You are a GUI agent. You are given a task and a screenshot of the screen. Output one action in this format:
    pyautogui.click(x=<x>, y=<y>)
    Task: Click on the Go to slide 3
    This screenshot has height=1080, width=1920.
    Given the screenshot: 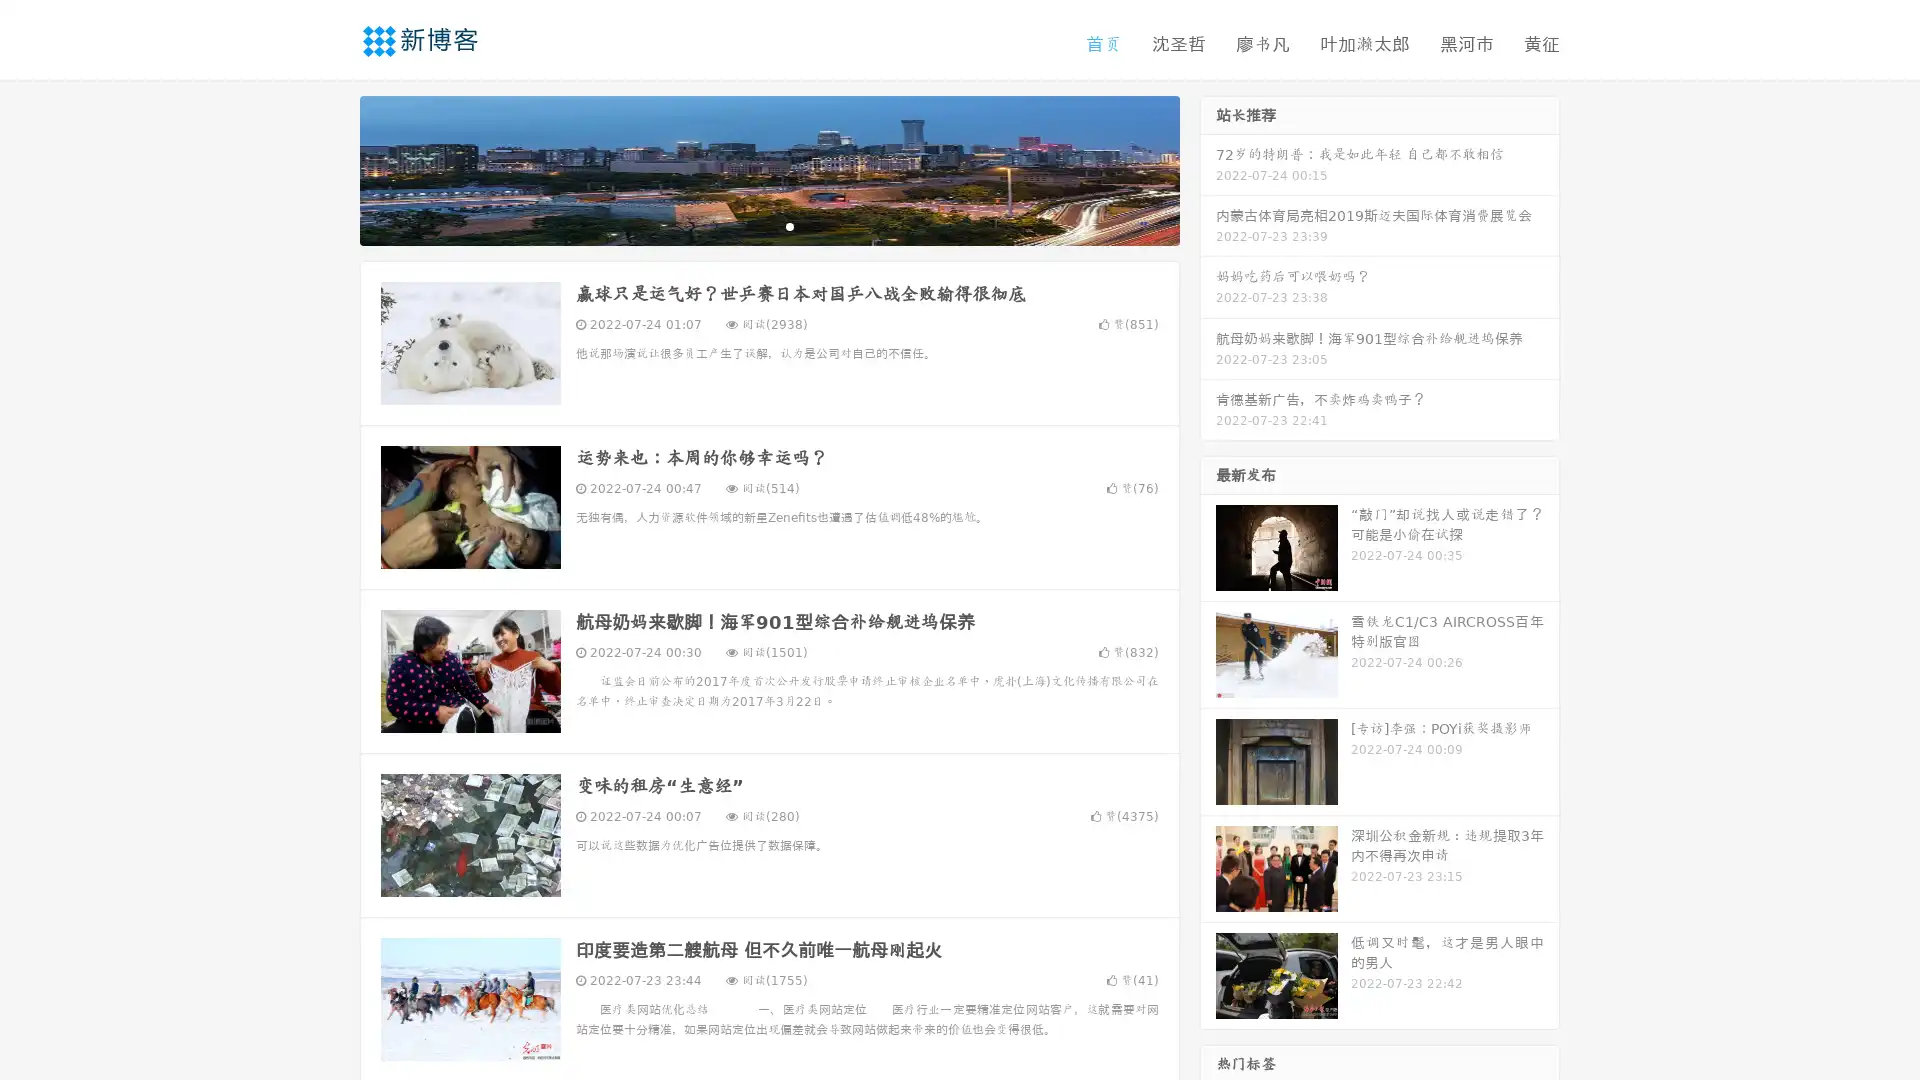 What is the action you would take?
    pyautogui.click(x=789, y=225)
    